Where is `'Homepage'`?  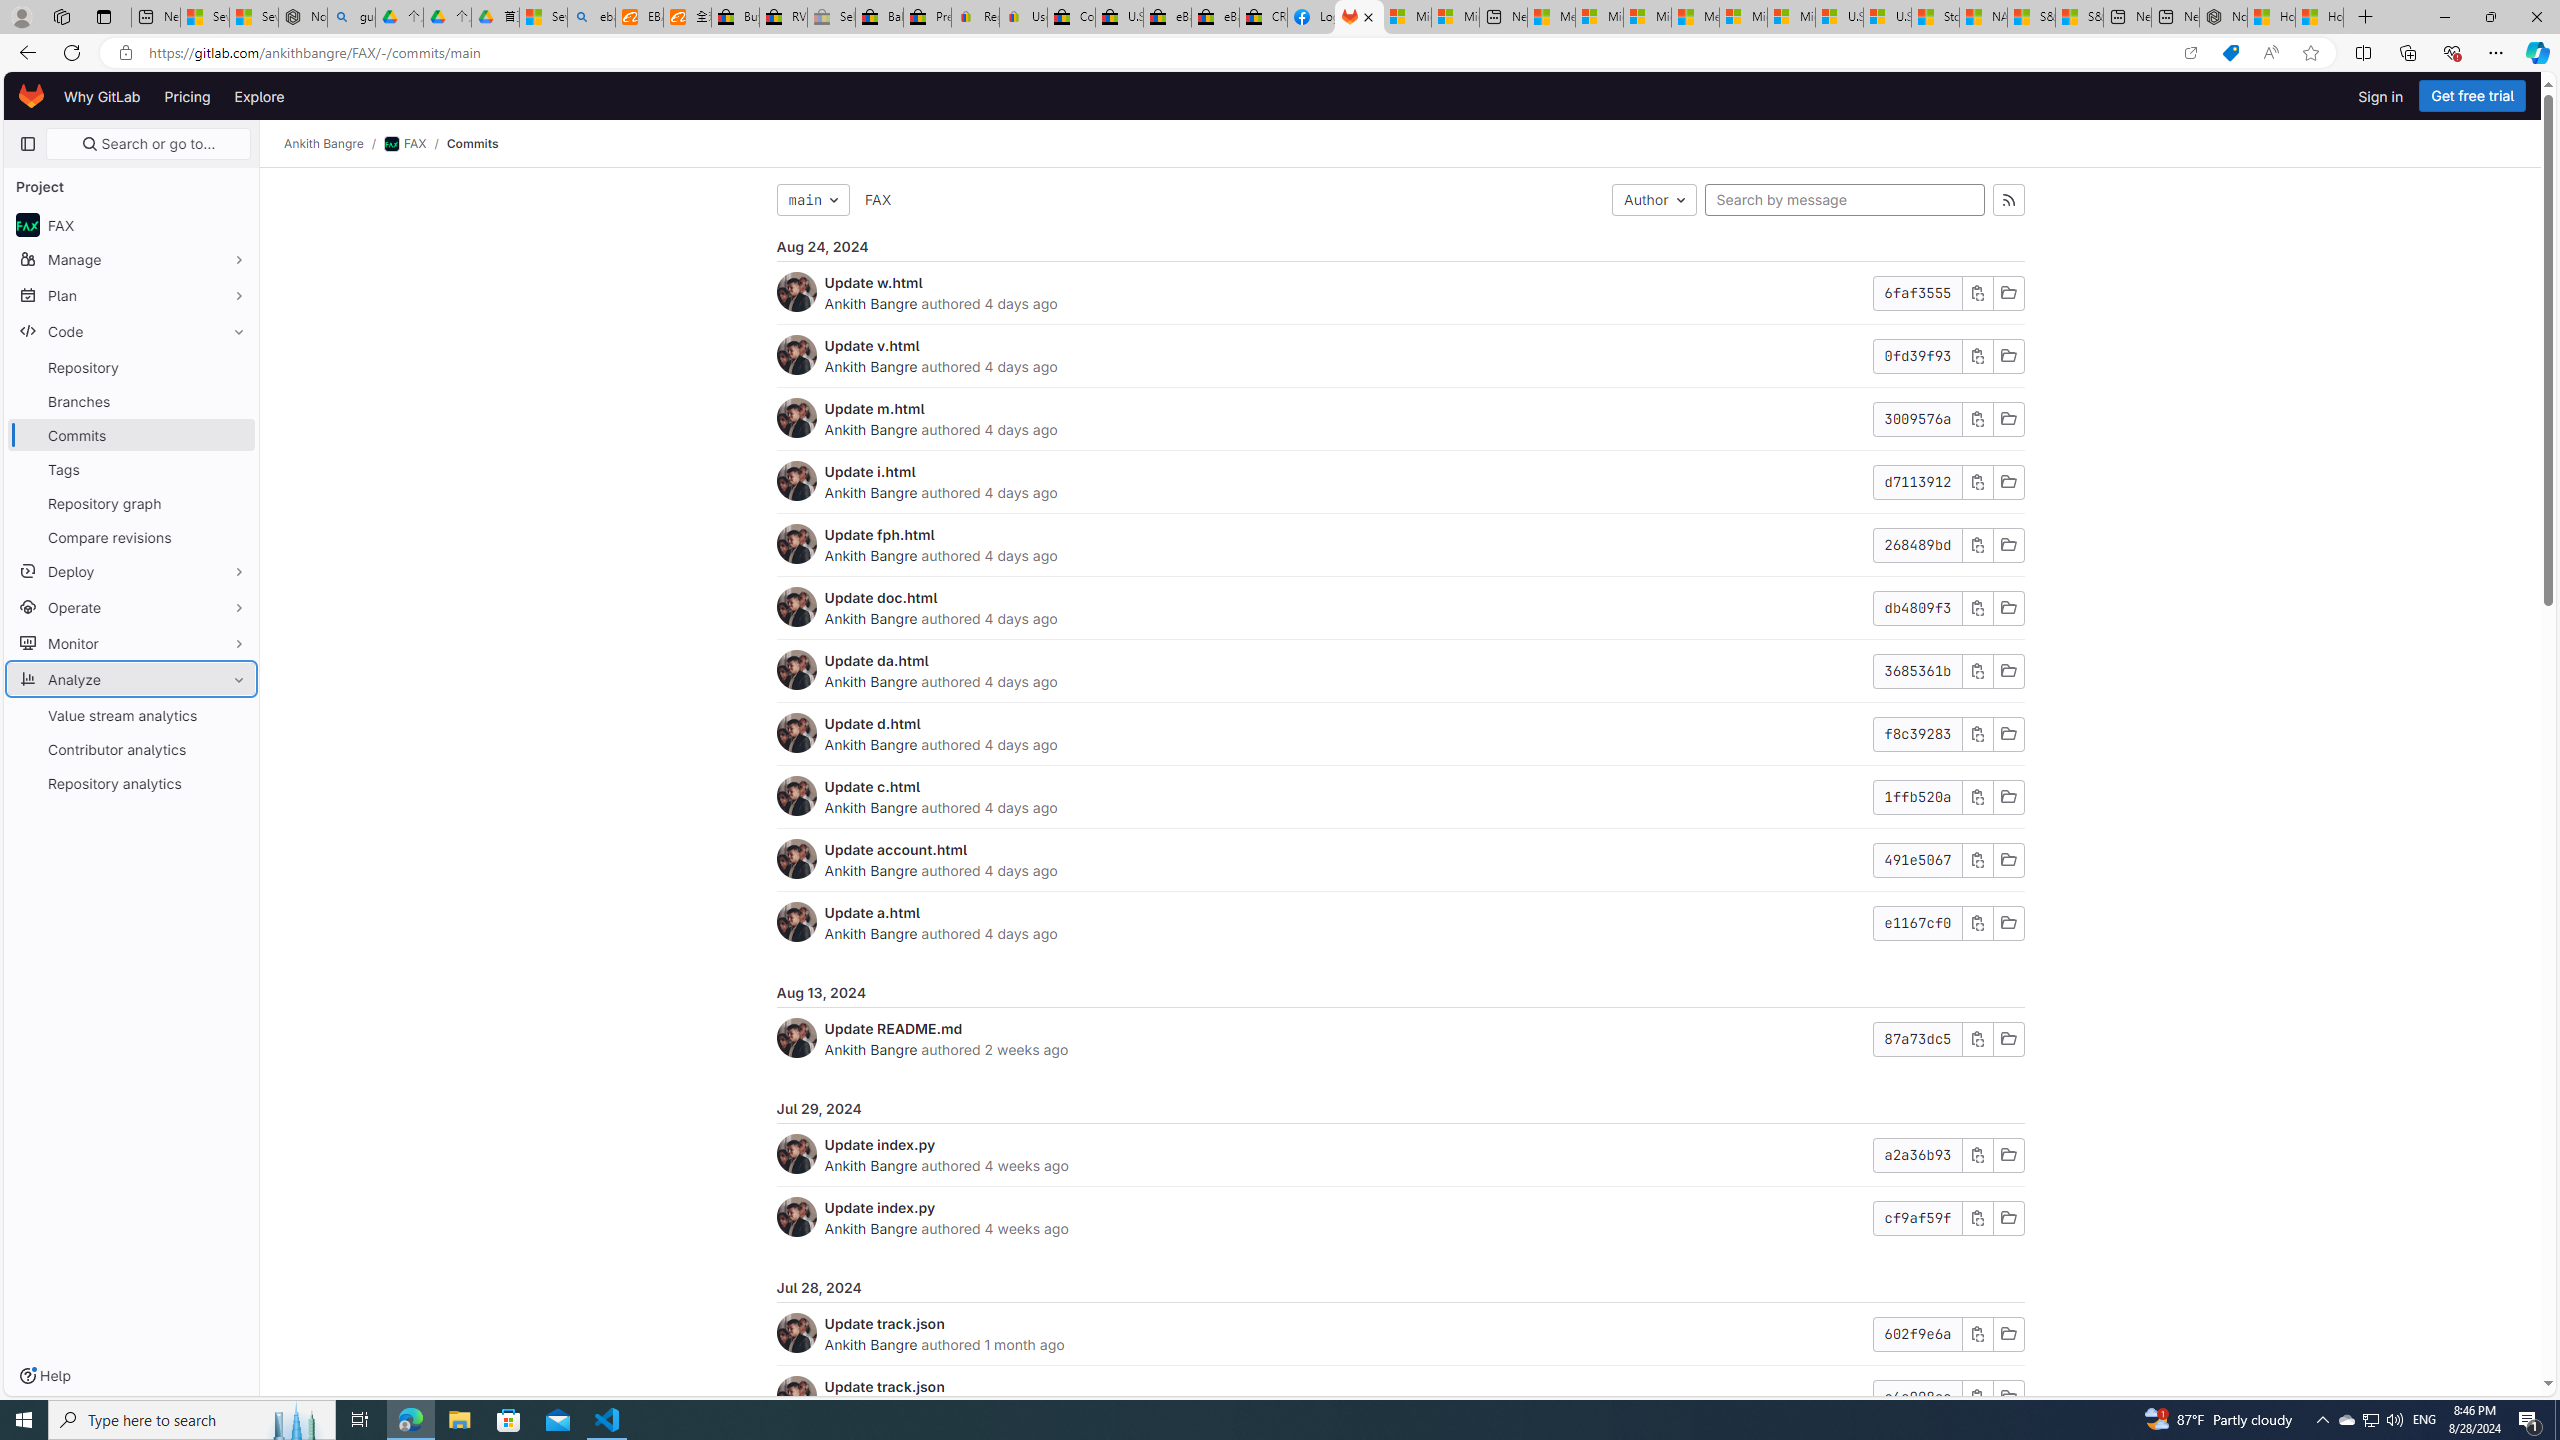 'Homepage' is located at coordinates (32, 95).